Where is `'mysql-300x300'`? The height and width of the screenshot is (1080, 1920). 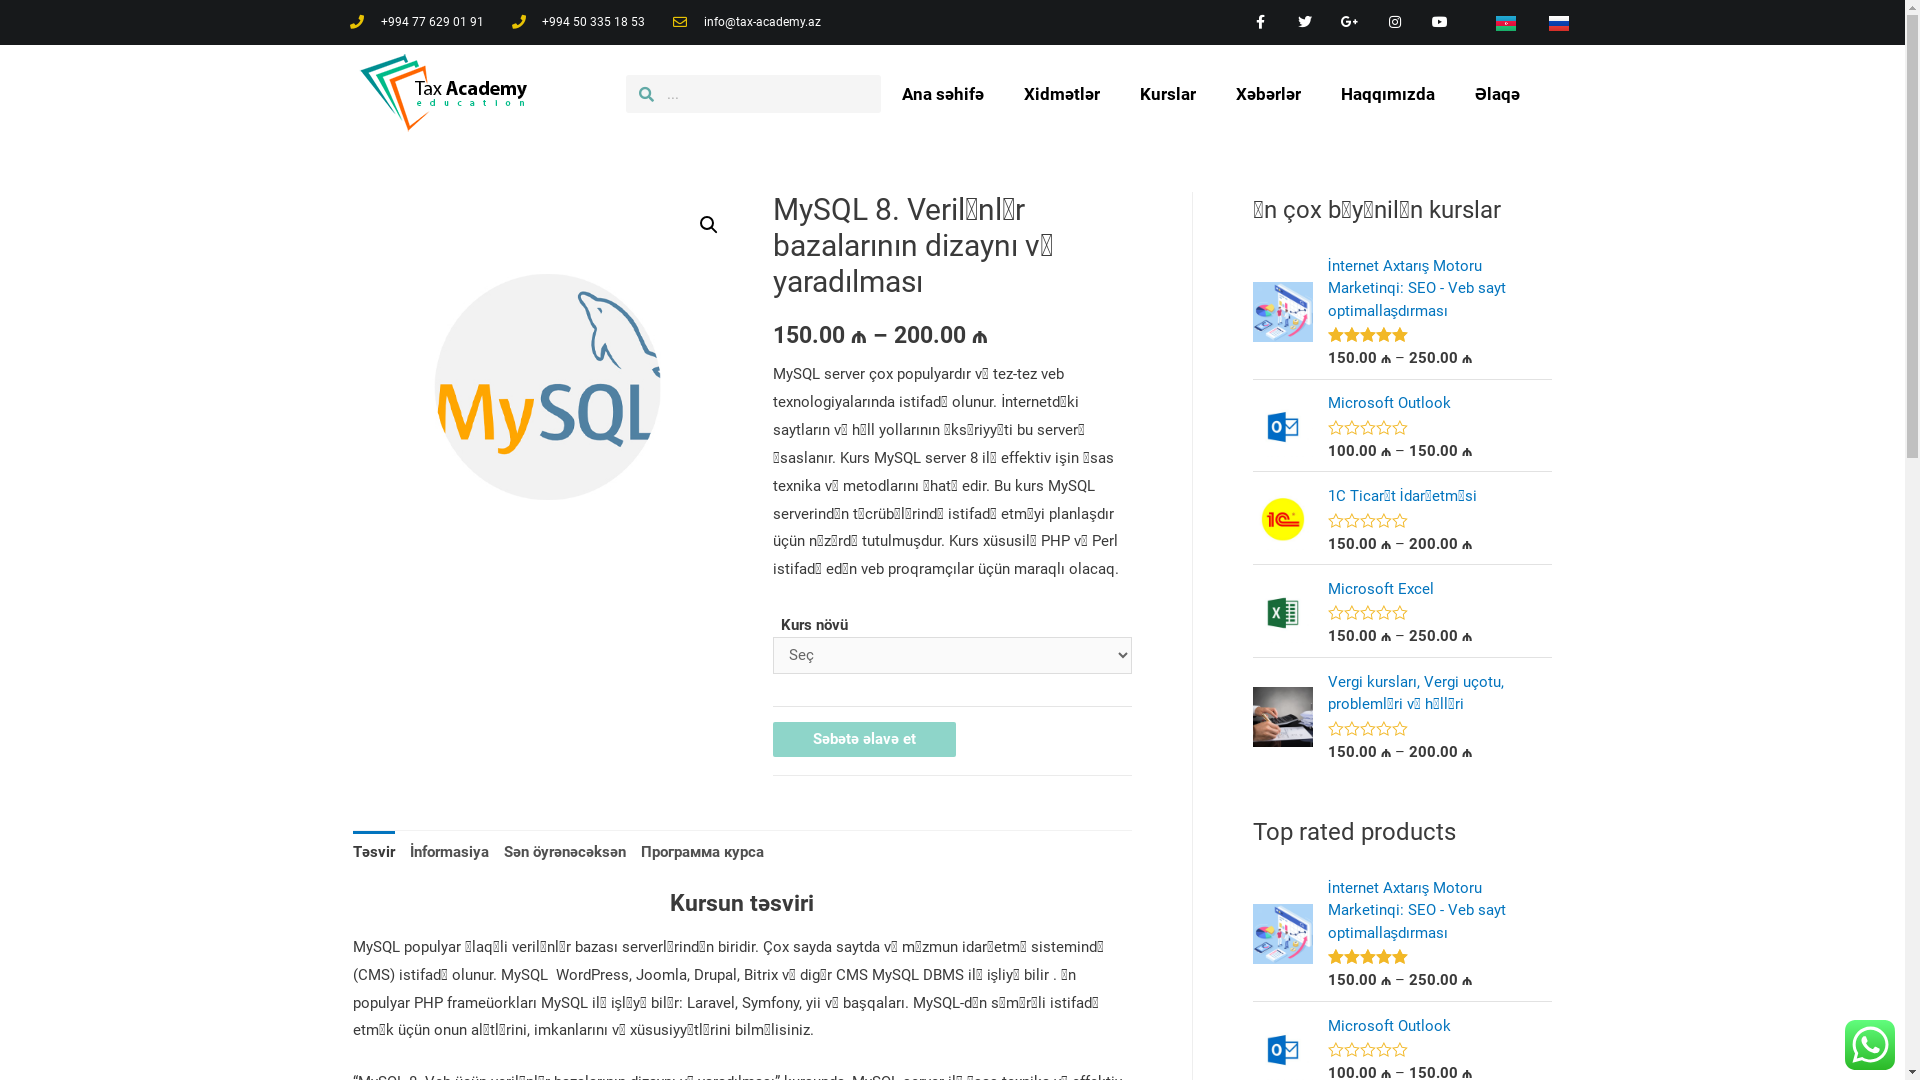 'mysql-300x300' is located at coordinates (547, 386).